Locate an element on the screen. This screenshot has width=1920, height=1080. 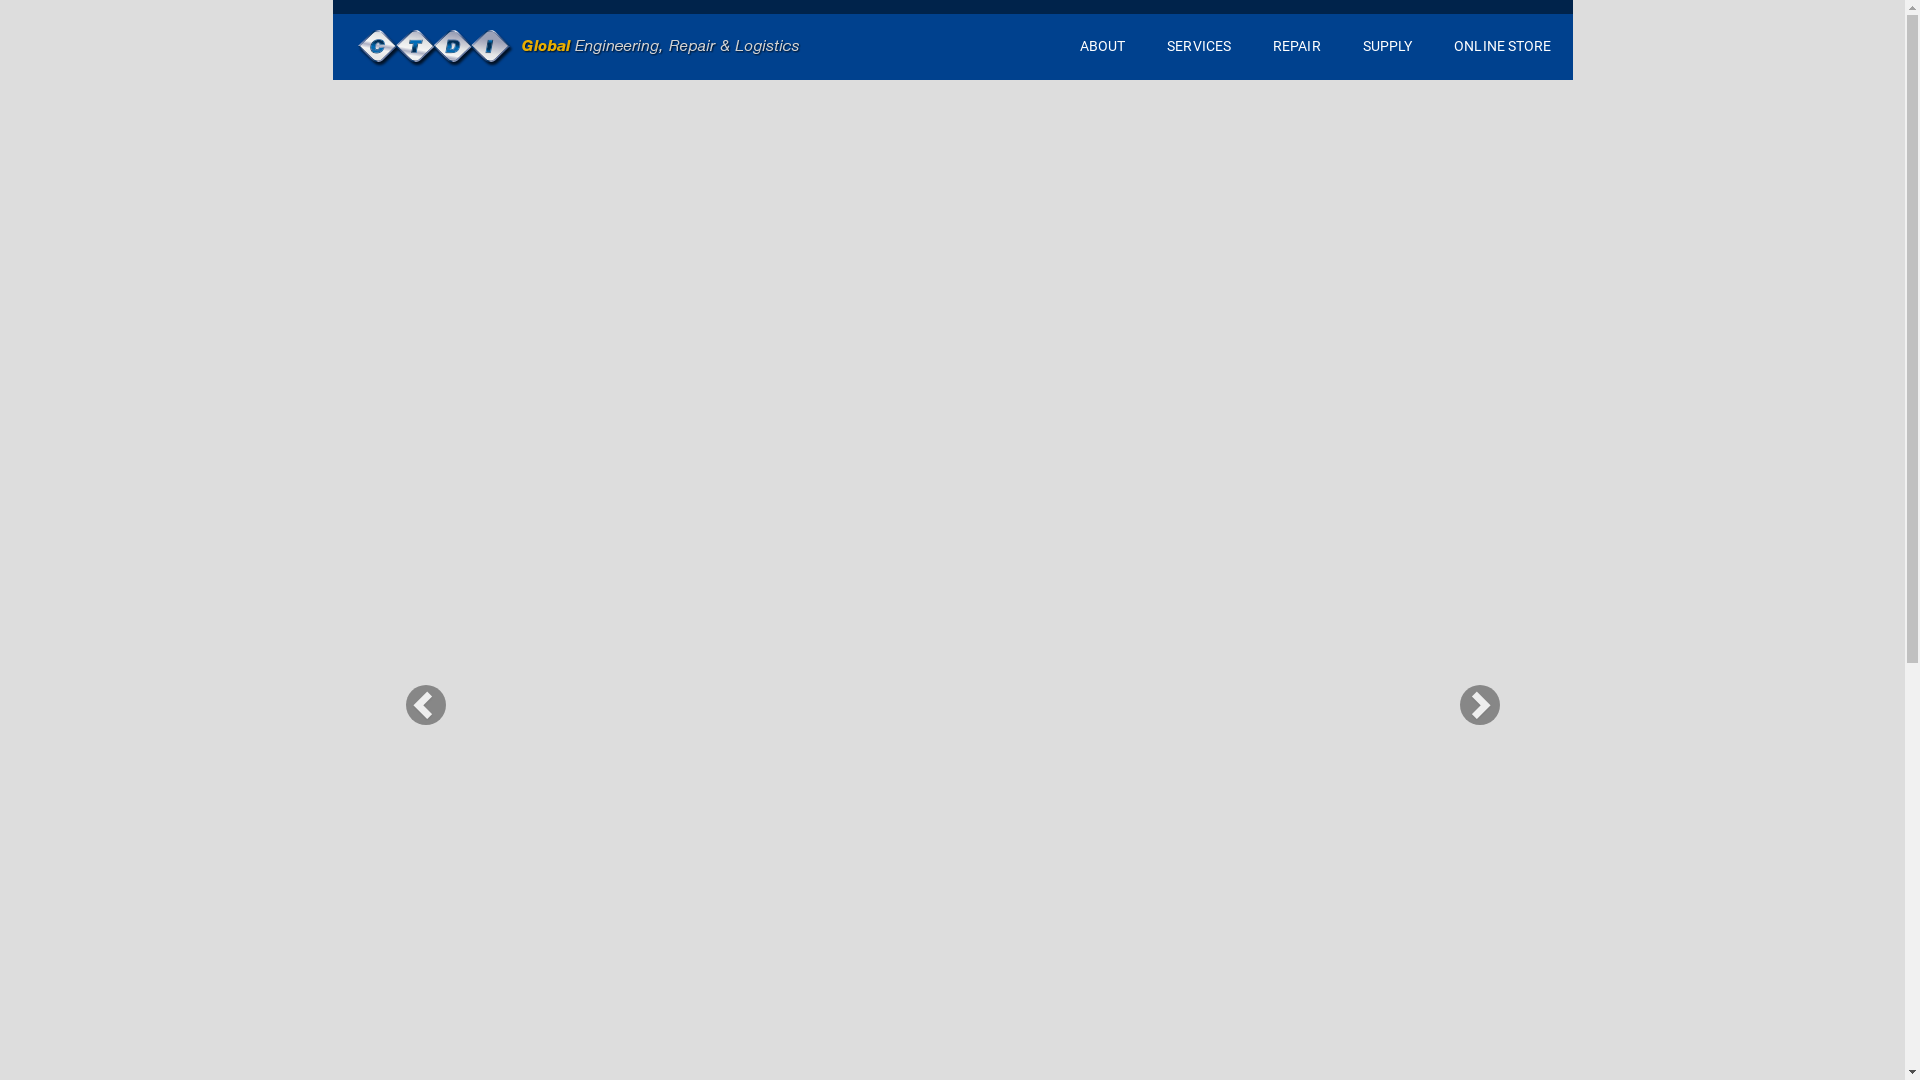
'SERVICES' is located at coordinates (1199, 45).